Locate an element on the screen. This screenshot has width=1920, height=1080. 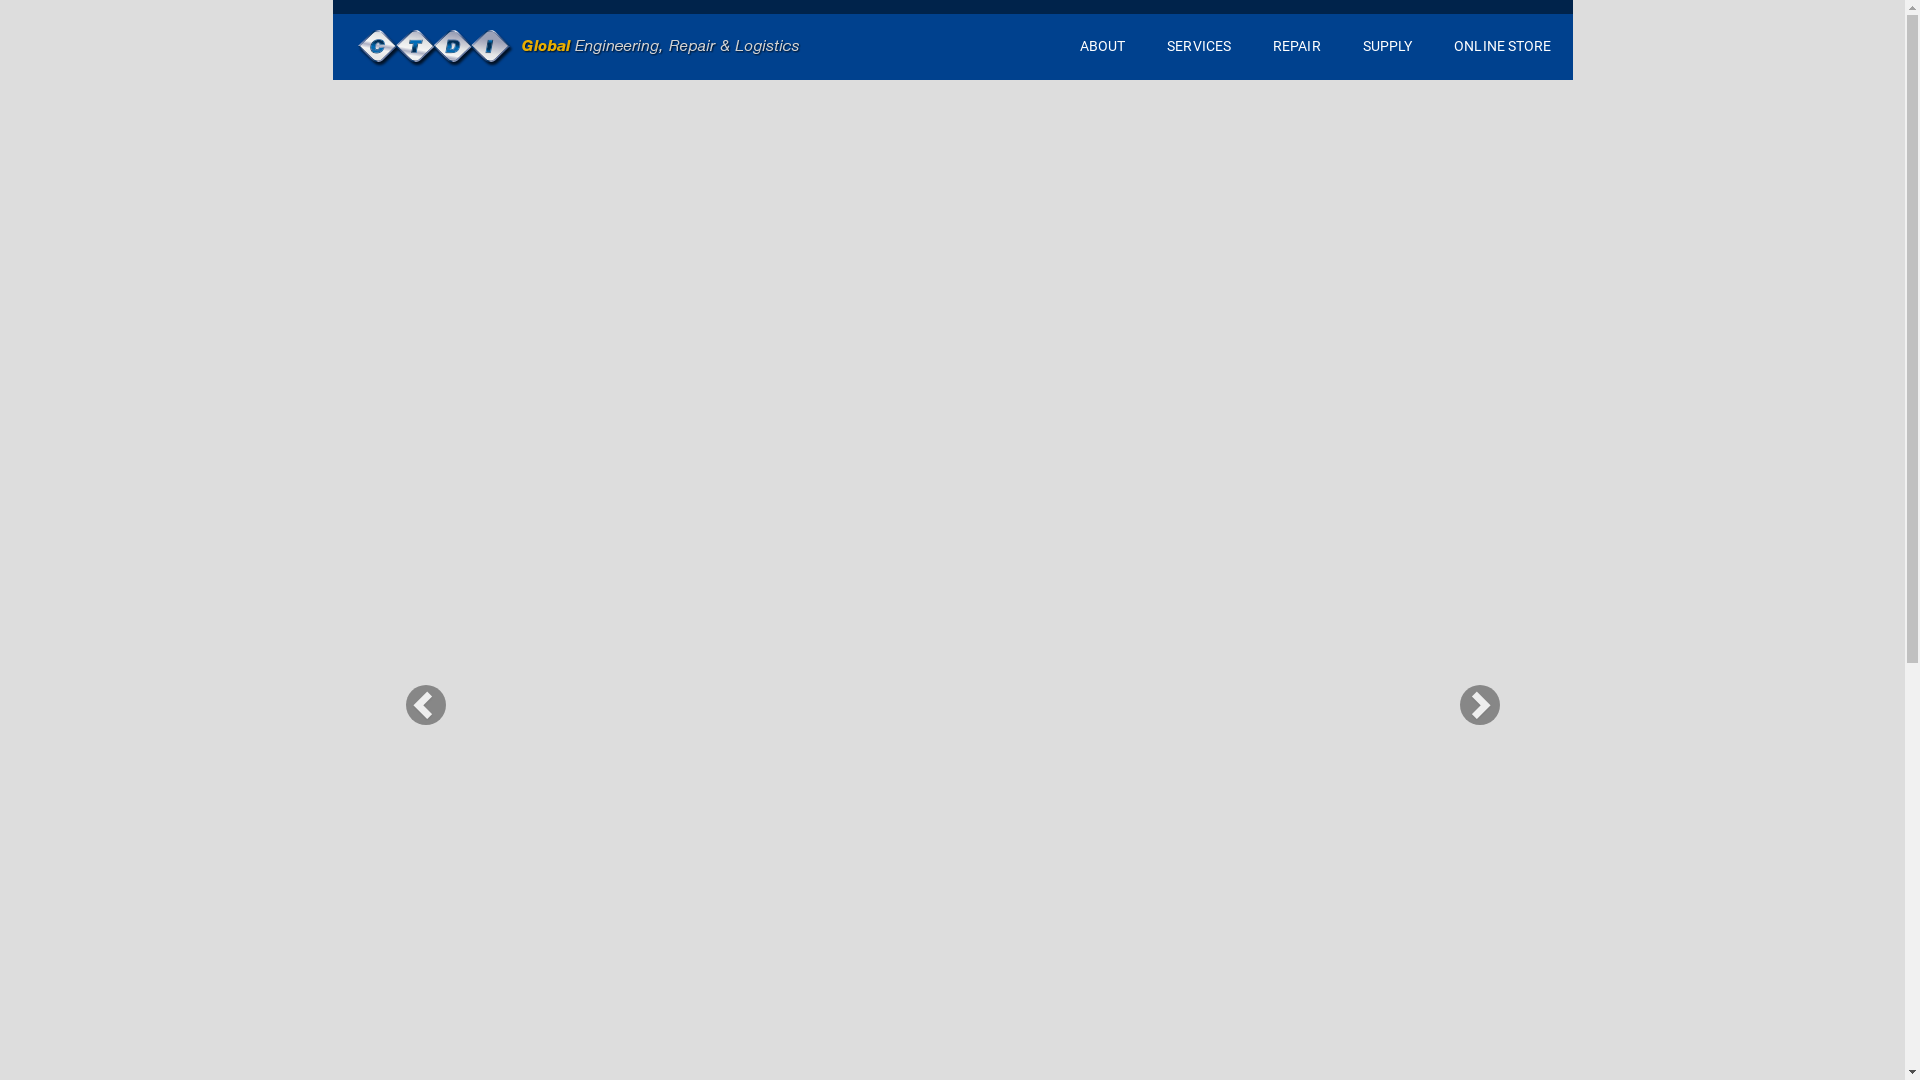
'SERVICES' is located at coordinates (1199, 45).